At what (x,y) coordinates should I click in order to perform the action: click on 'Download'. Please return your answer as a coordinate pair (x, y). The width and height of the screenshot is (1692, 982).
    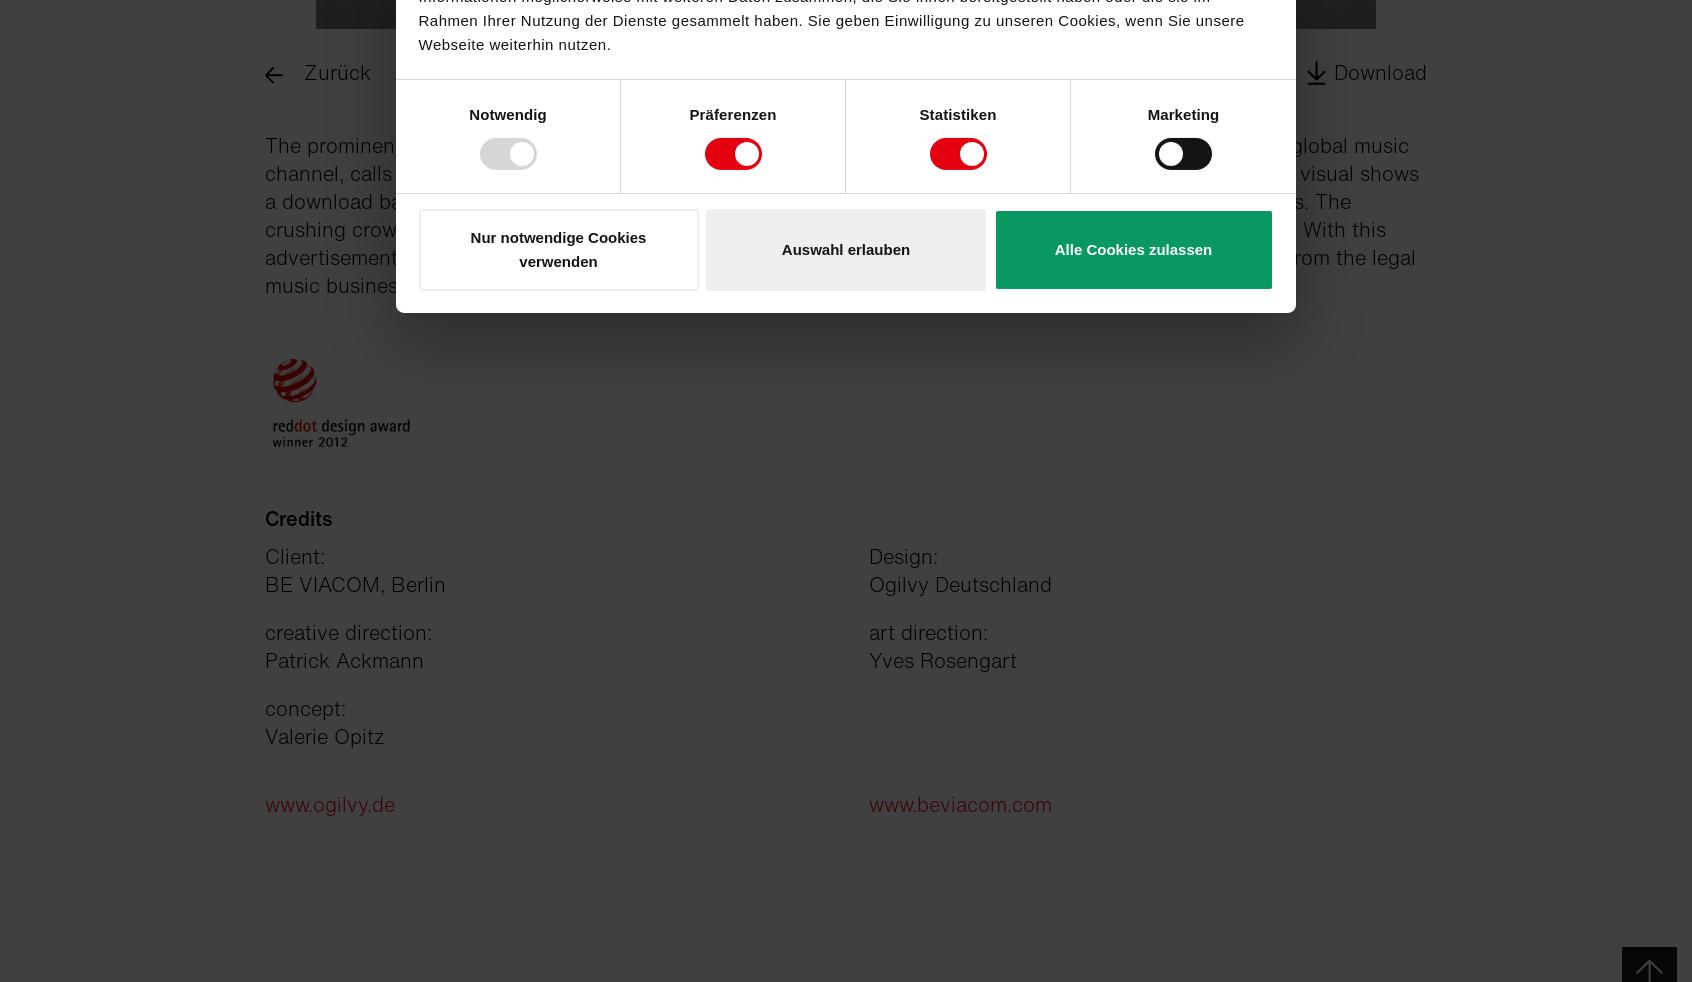
    Looking at the image, I should click on (1379, 71).